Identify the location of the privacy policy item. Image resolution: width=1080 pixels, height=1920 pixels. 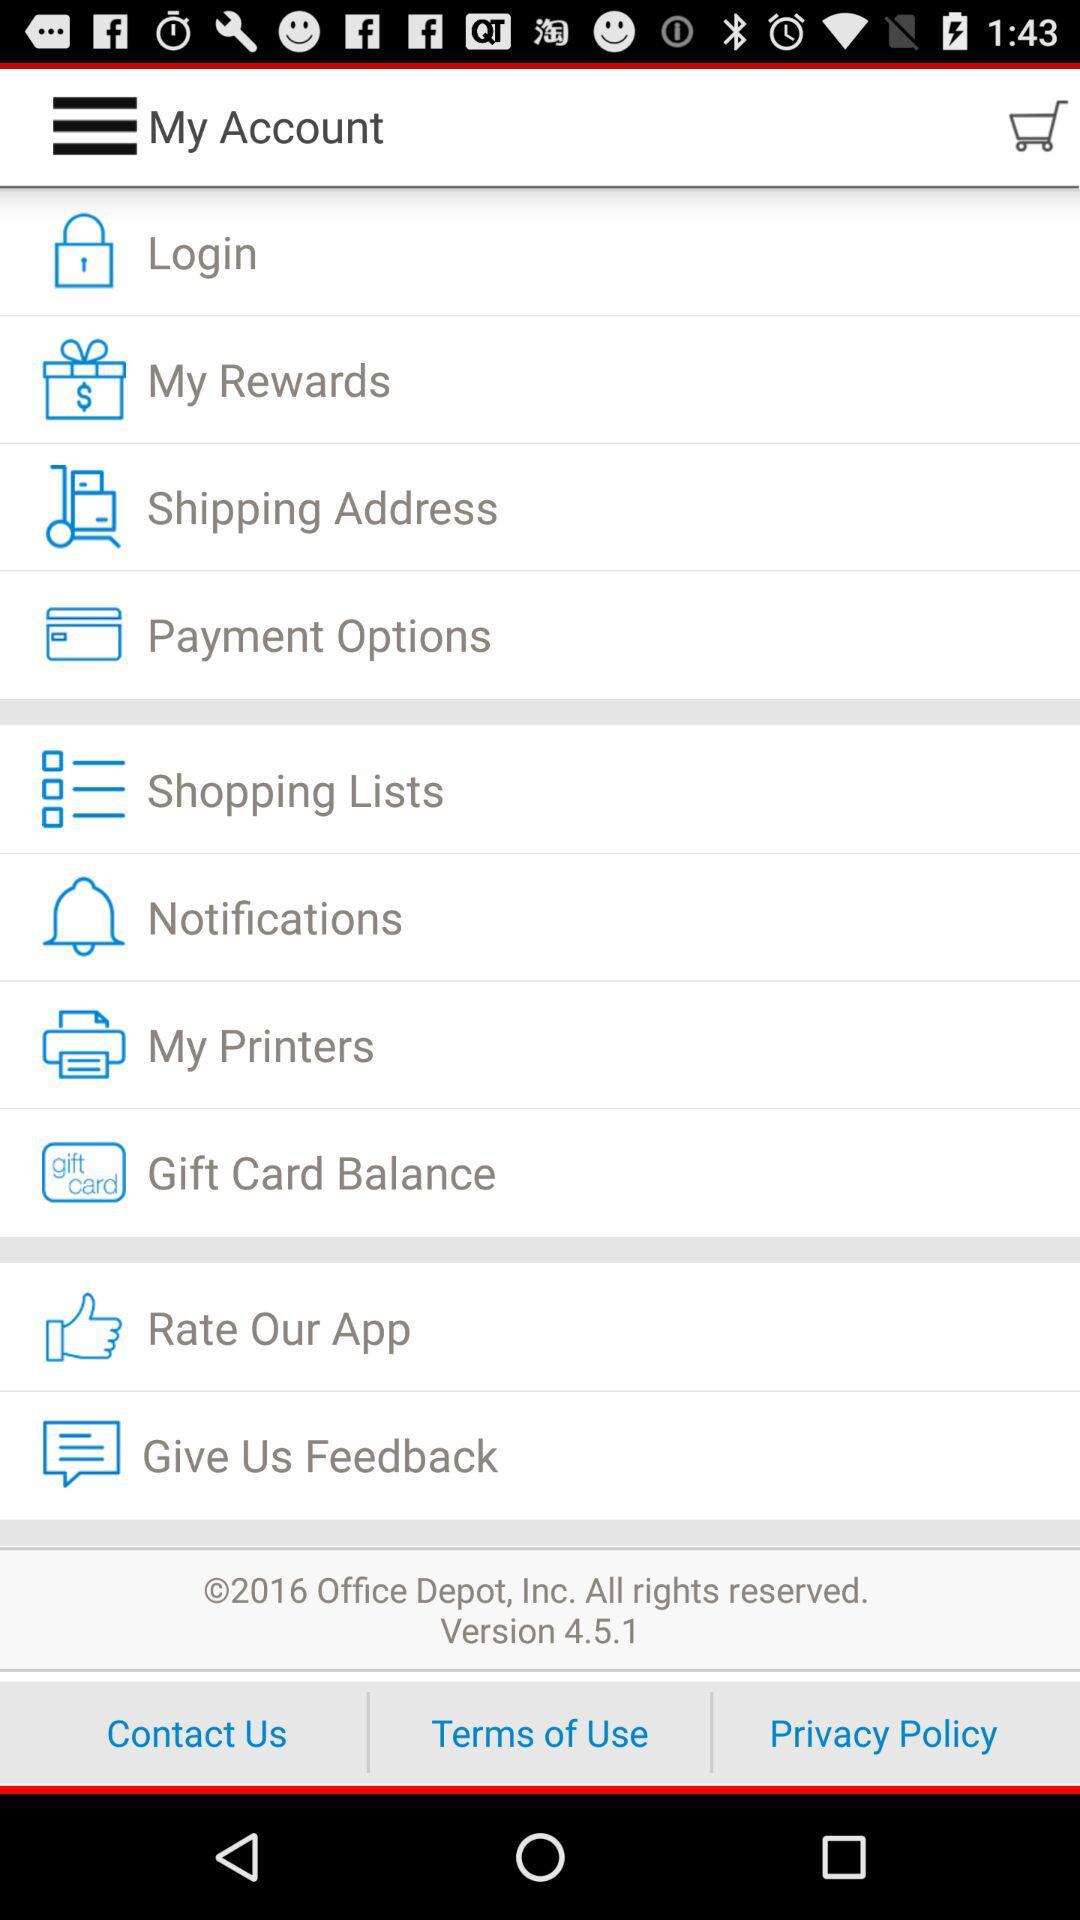
(882, 1731).